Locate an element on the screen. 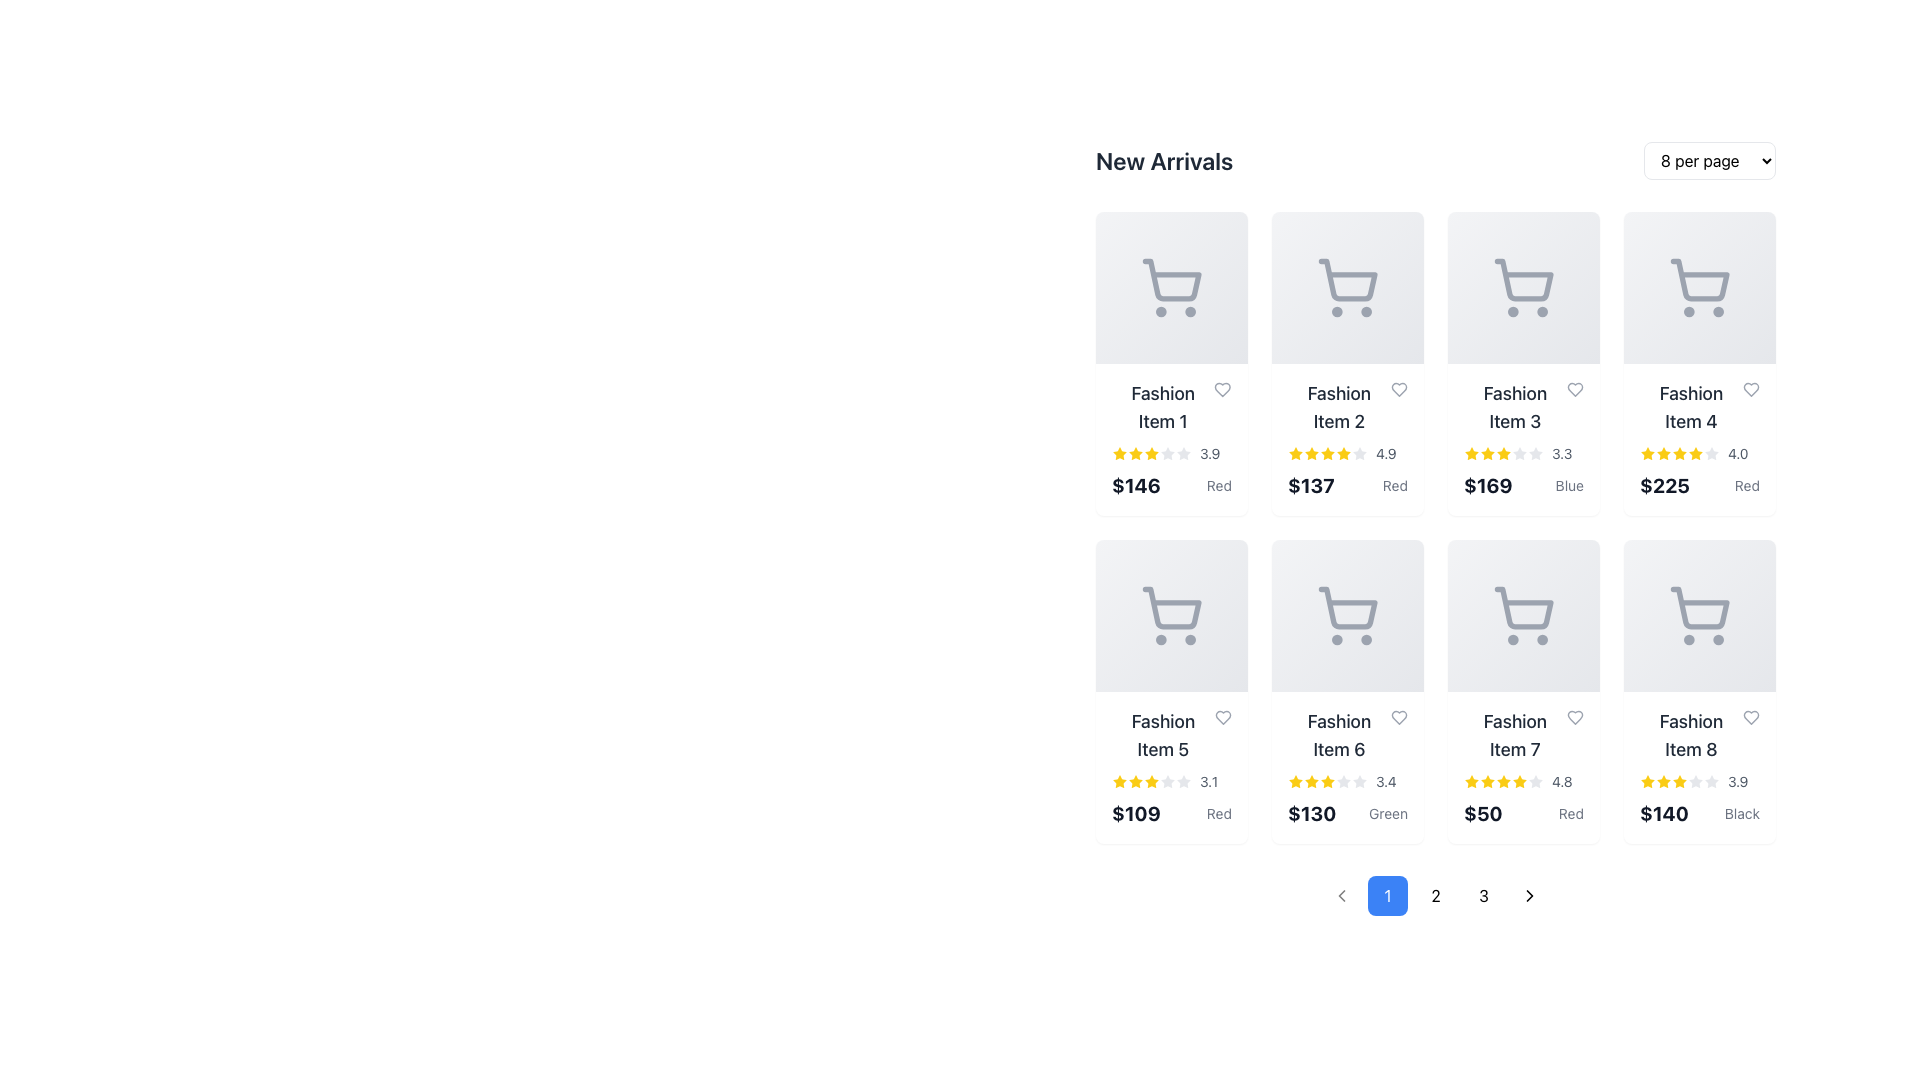  the second star icon in the 5-star rating system for the product described as 'Fashion Item 6', which is a filled yellow star located below the item's title and above the price tag is located at coordinates (1328, 780).